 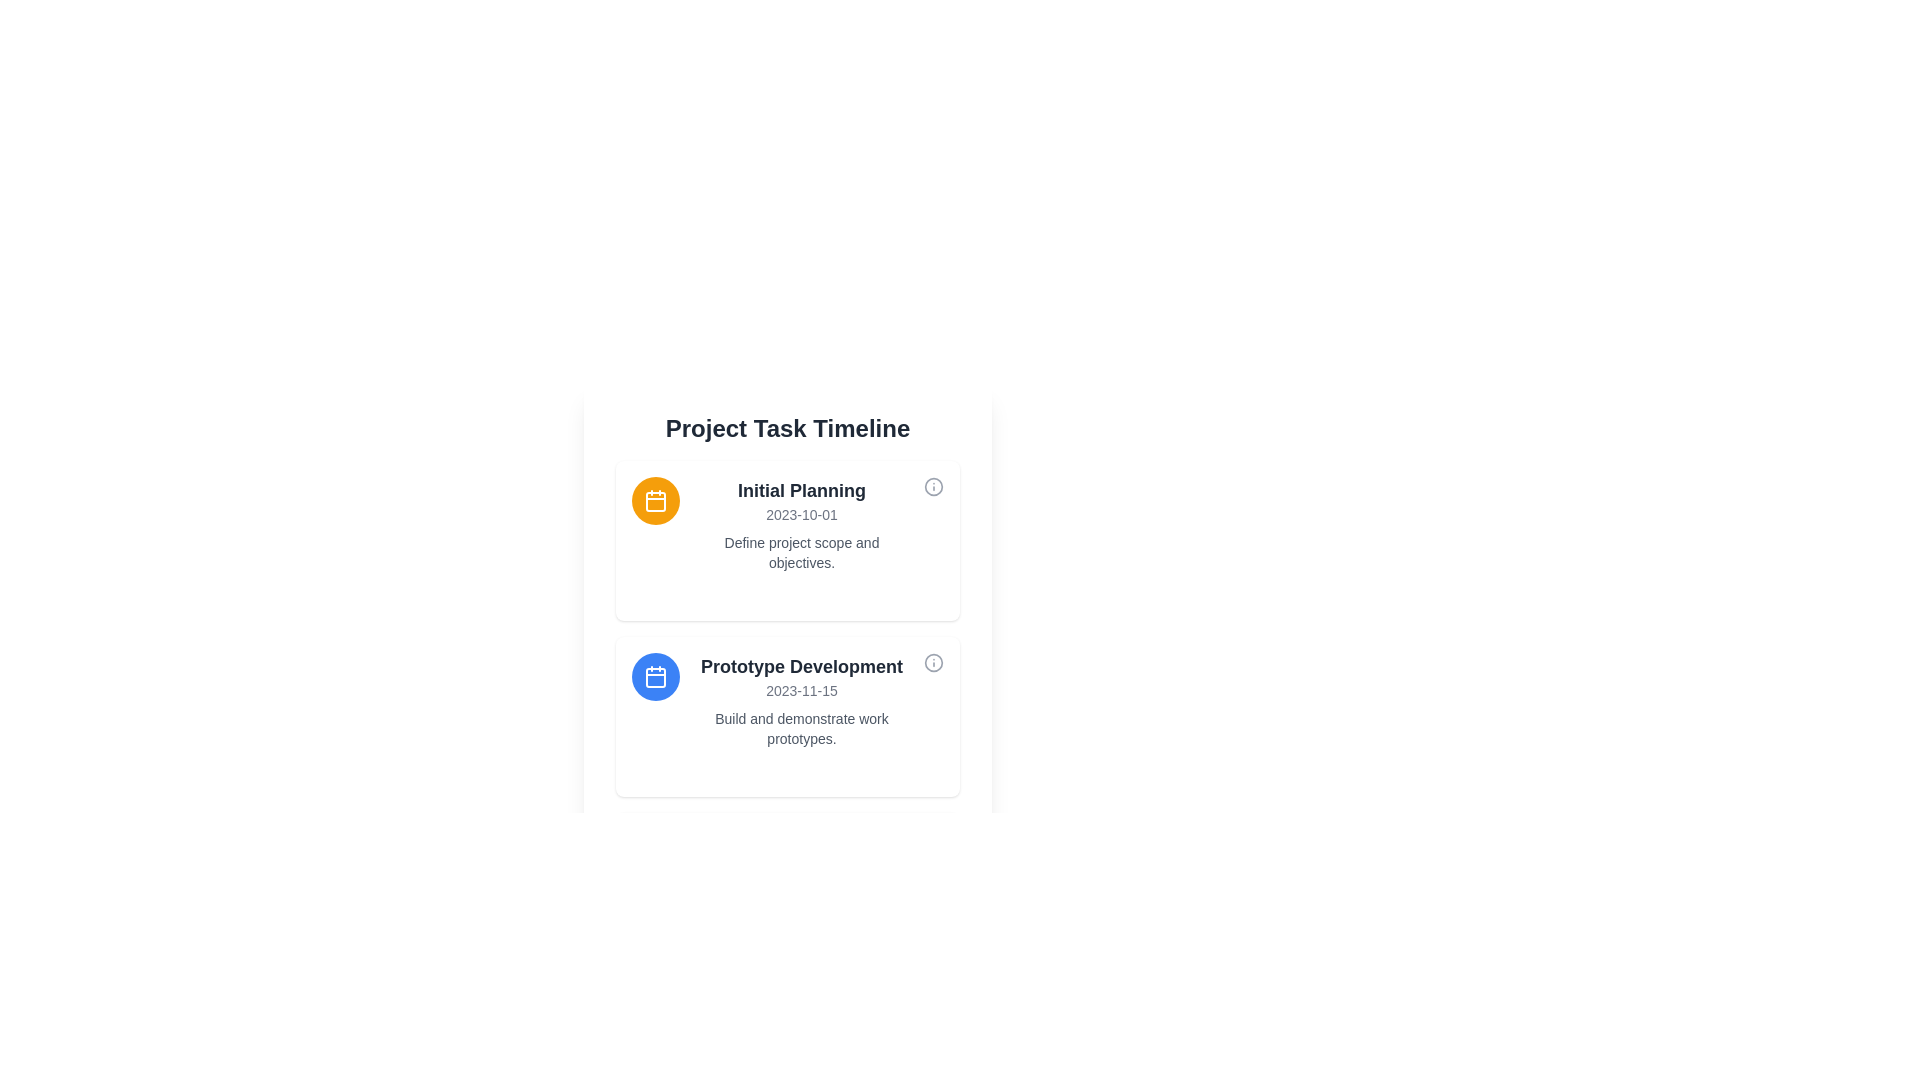 I want to click on the SVG Circle element that is part of the icon located near the 'Prototype Development' section, so click(x=933, y=486).